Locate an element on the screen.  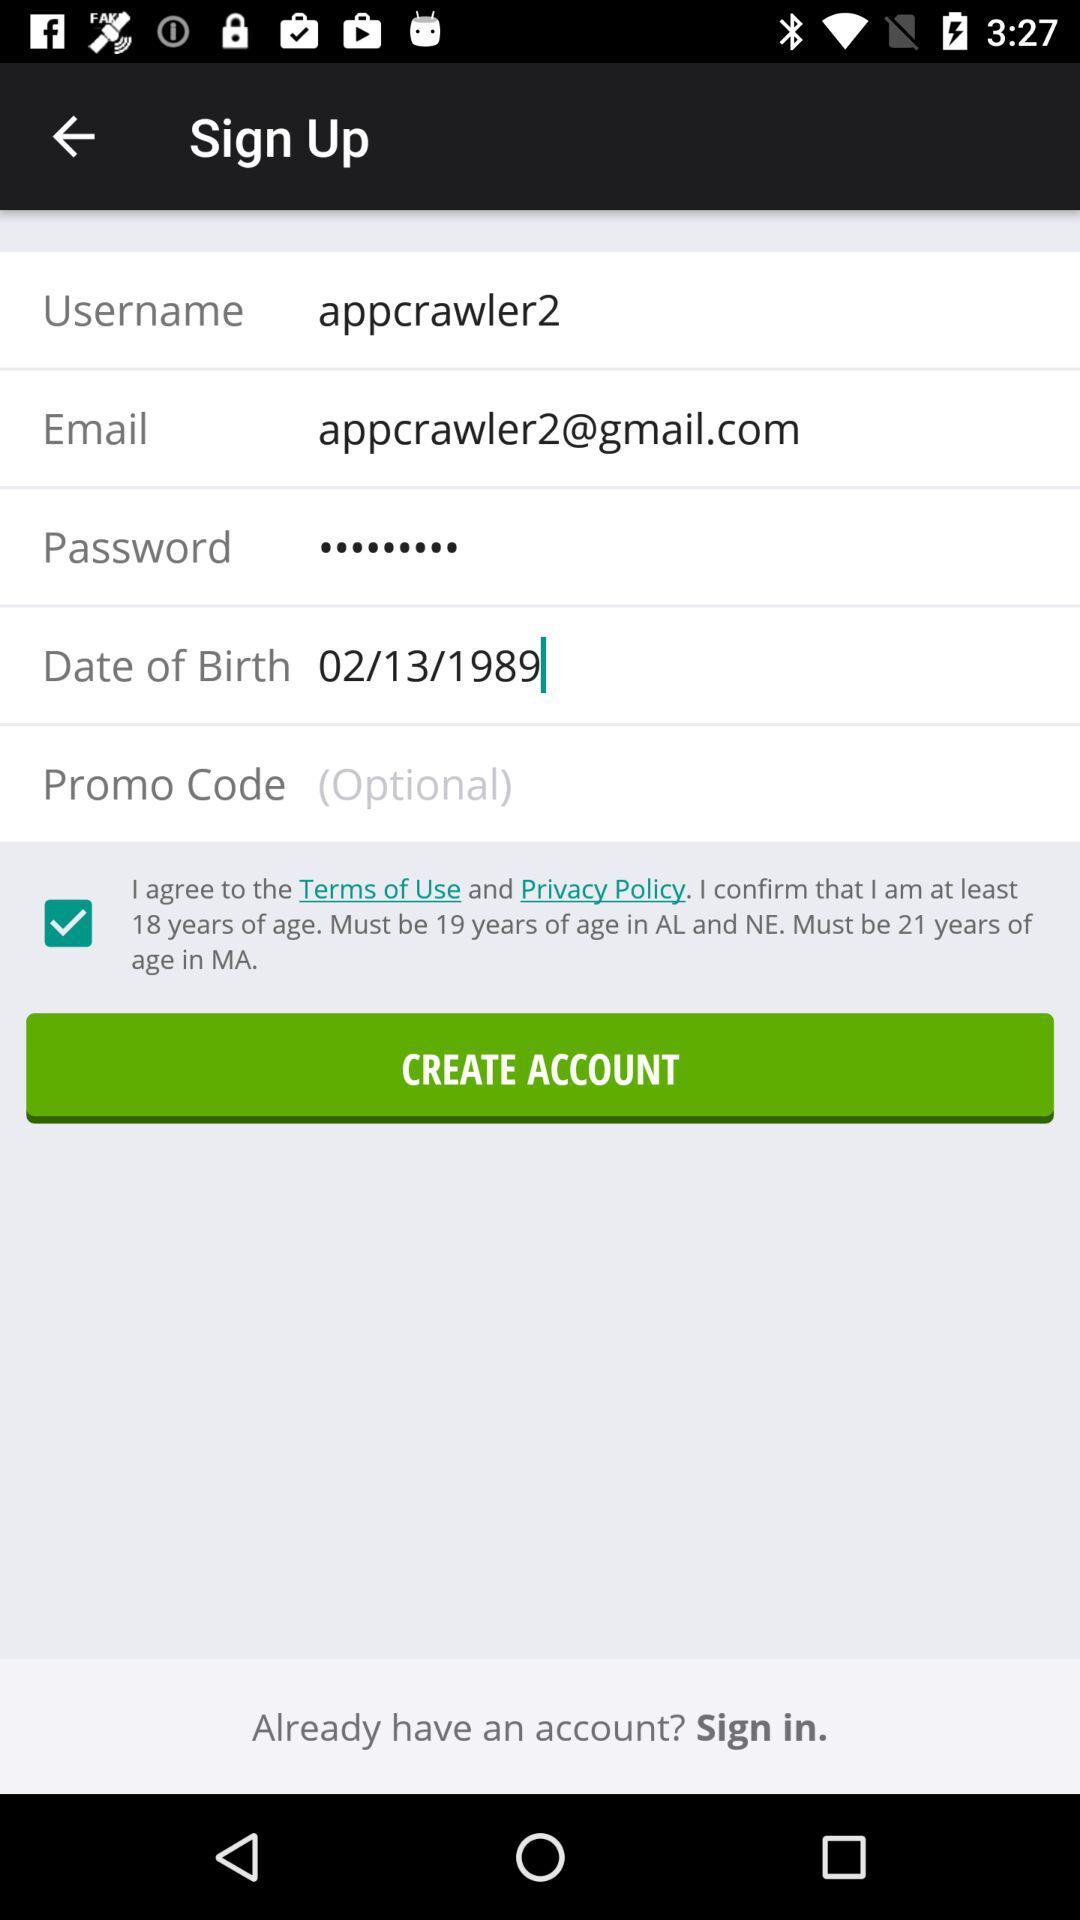
appcrawler2@gmail.com icon is located at coordinates (671, 426).